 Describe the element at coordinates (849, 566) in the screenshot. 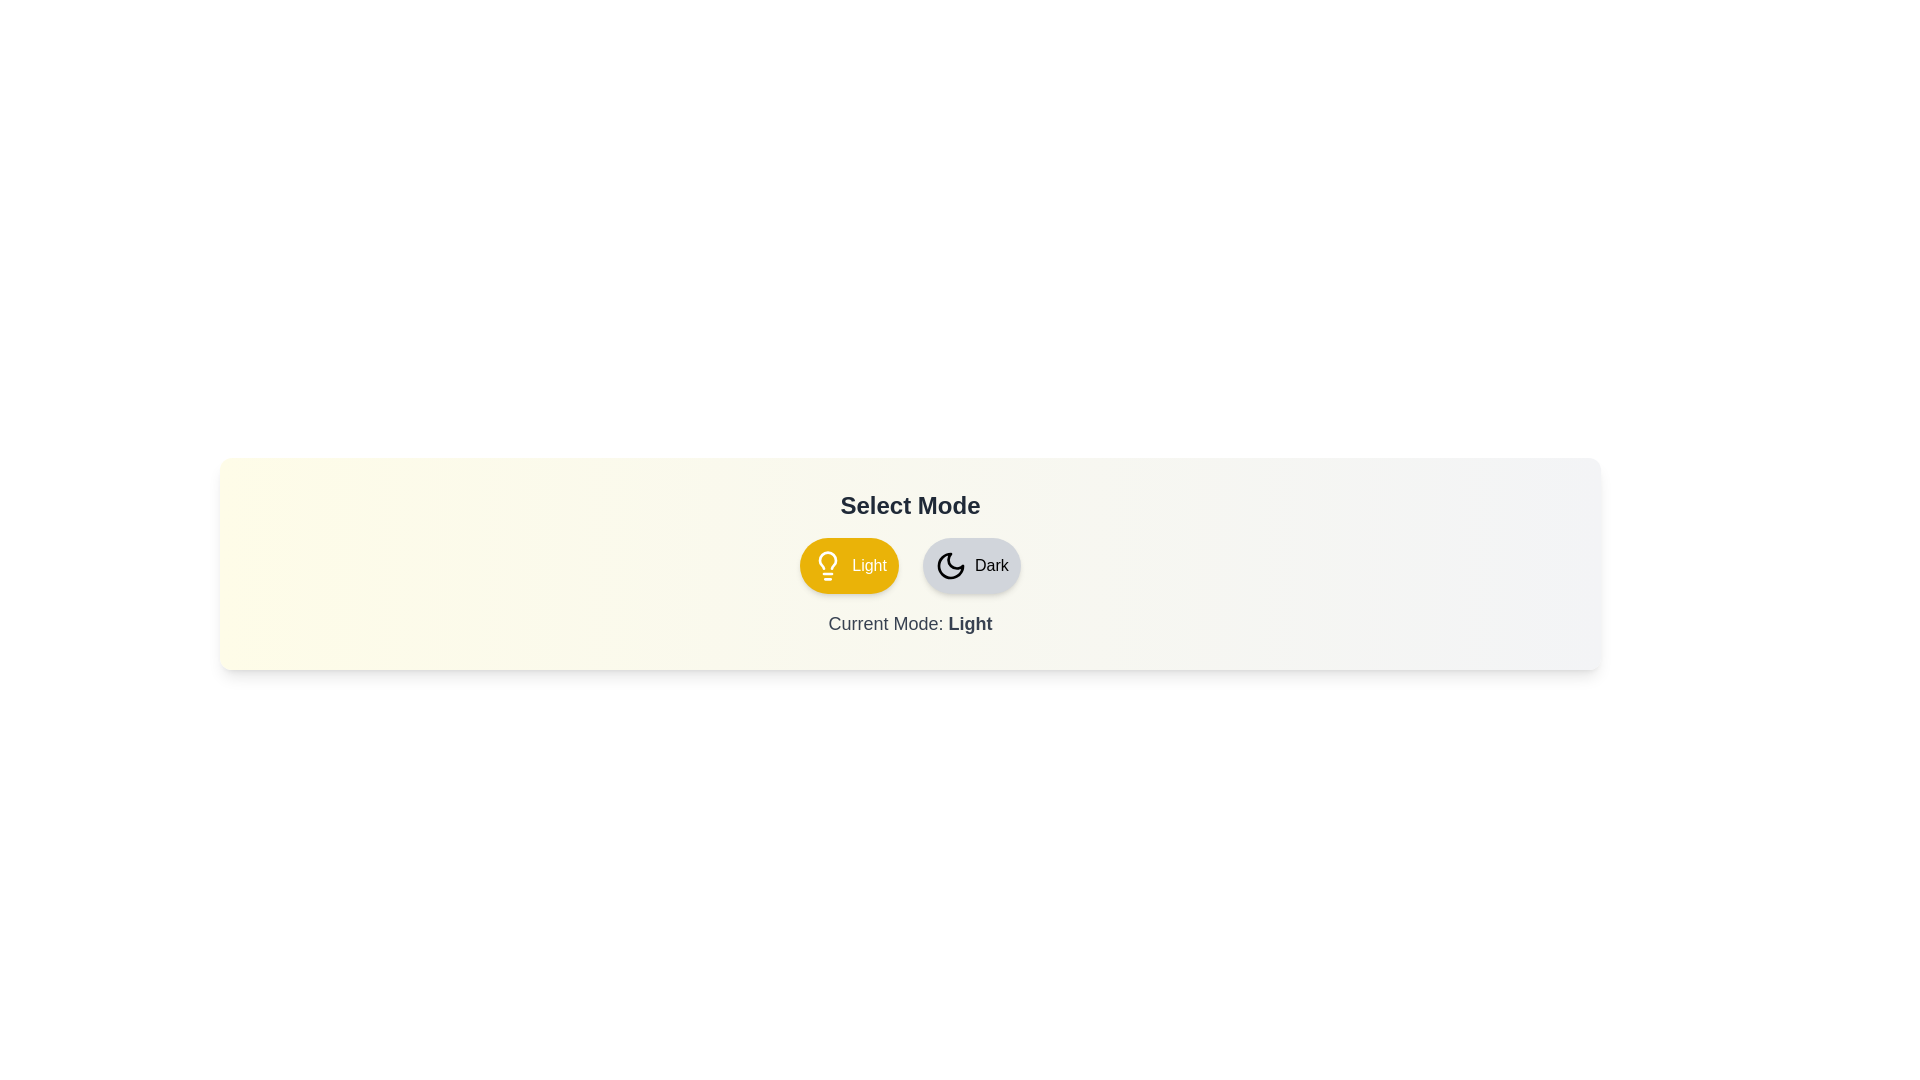

I see `the 'Light' button to change the mode` at that location.